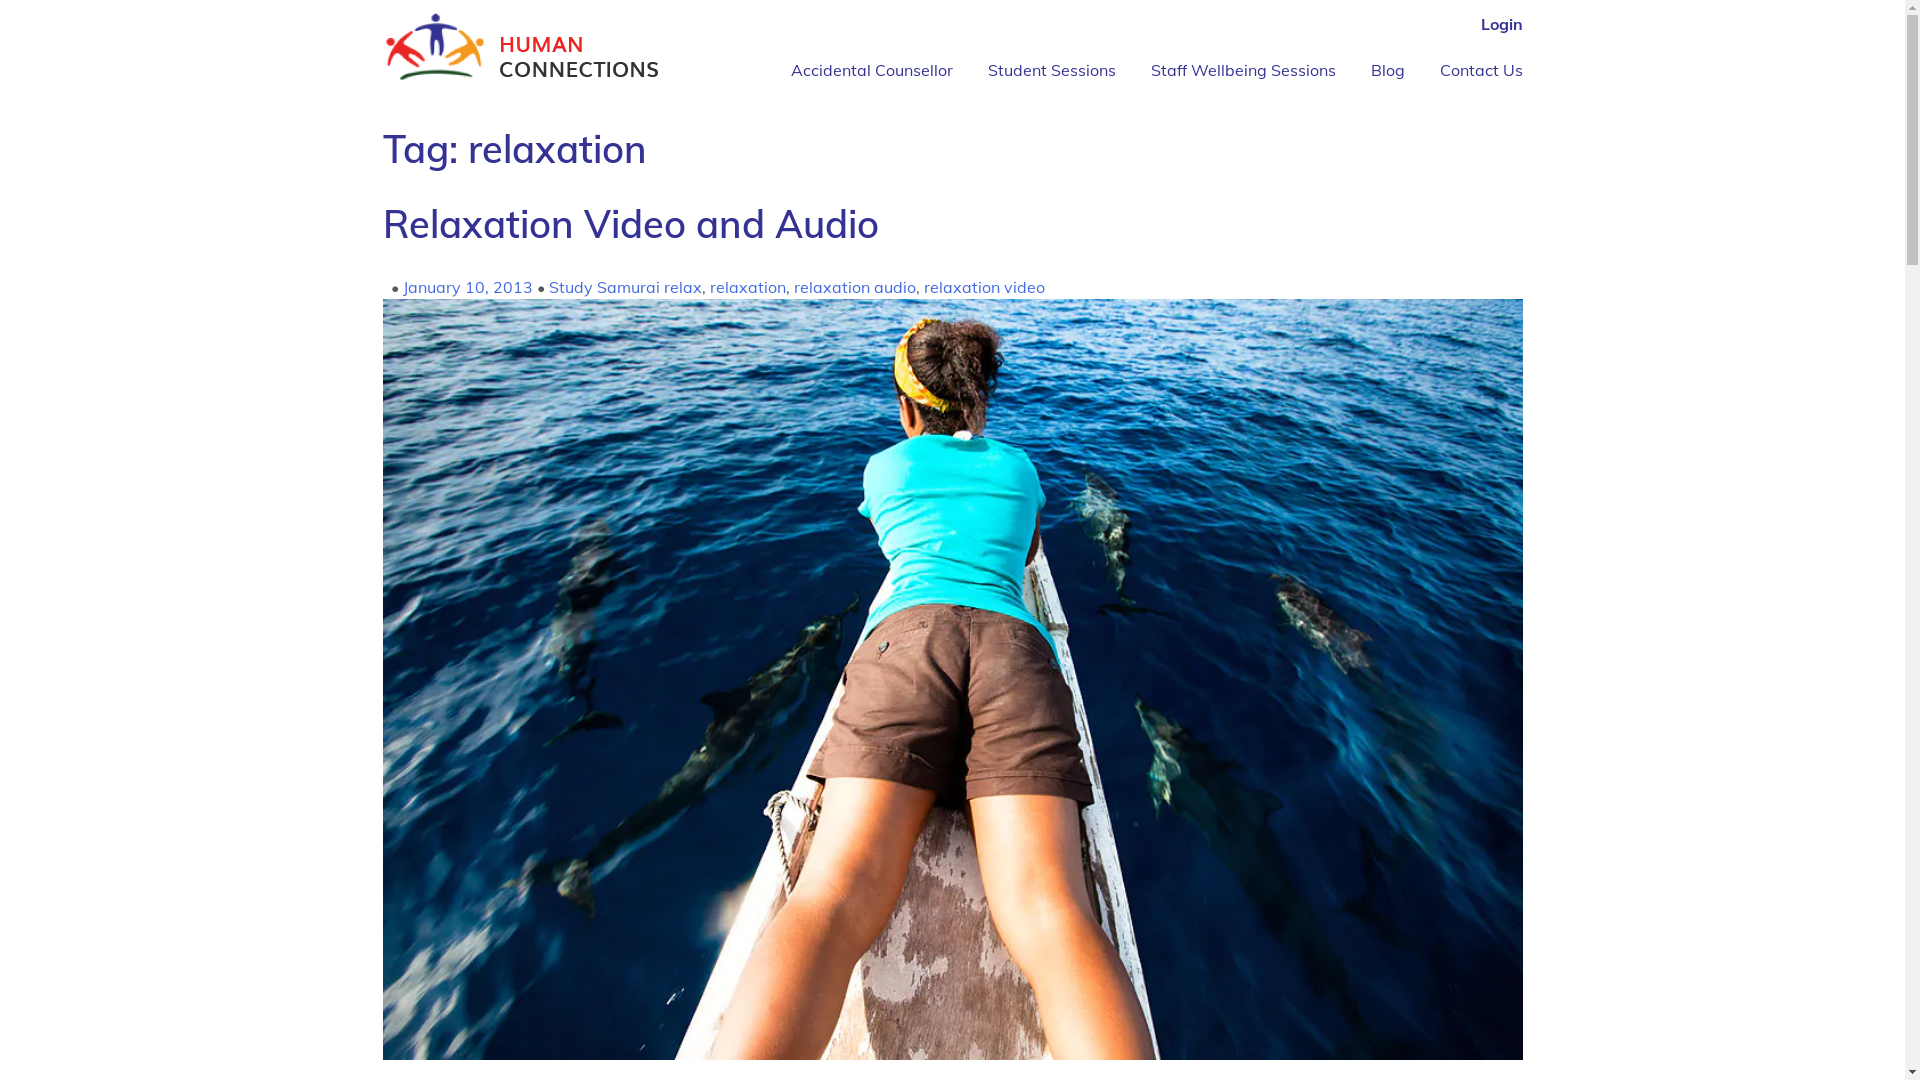  I want to click on 'Staff Wellbeing Sessions', so click(1241, 68).